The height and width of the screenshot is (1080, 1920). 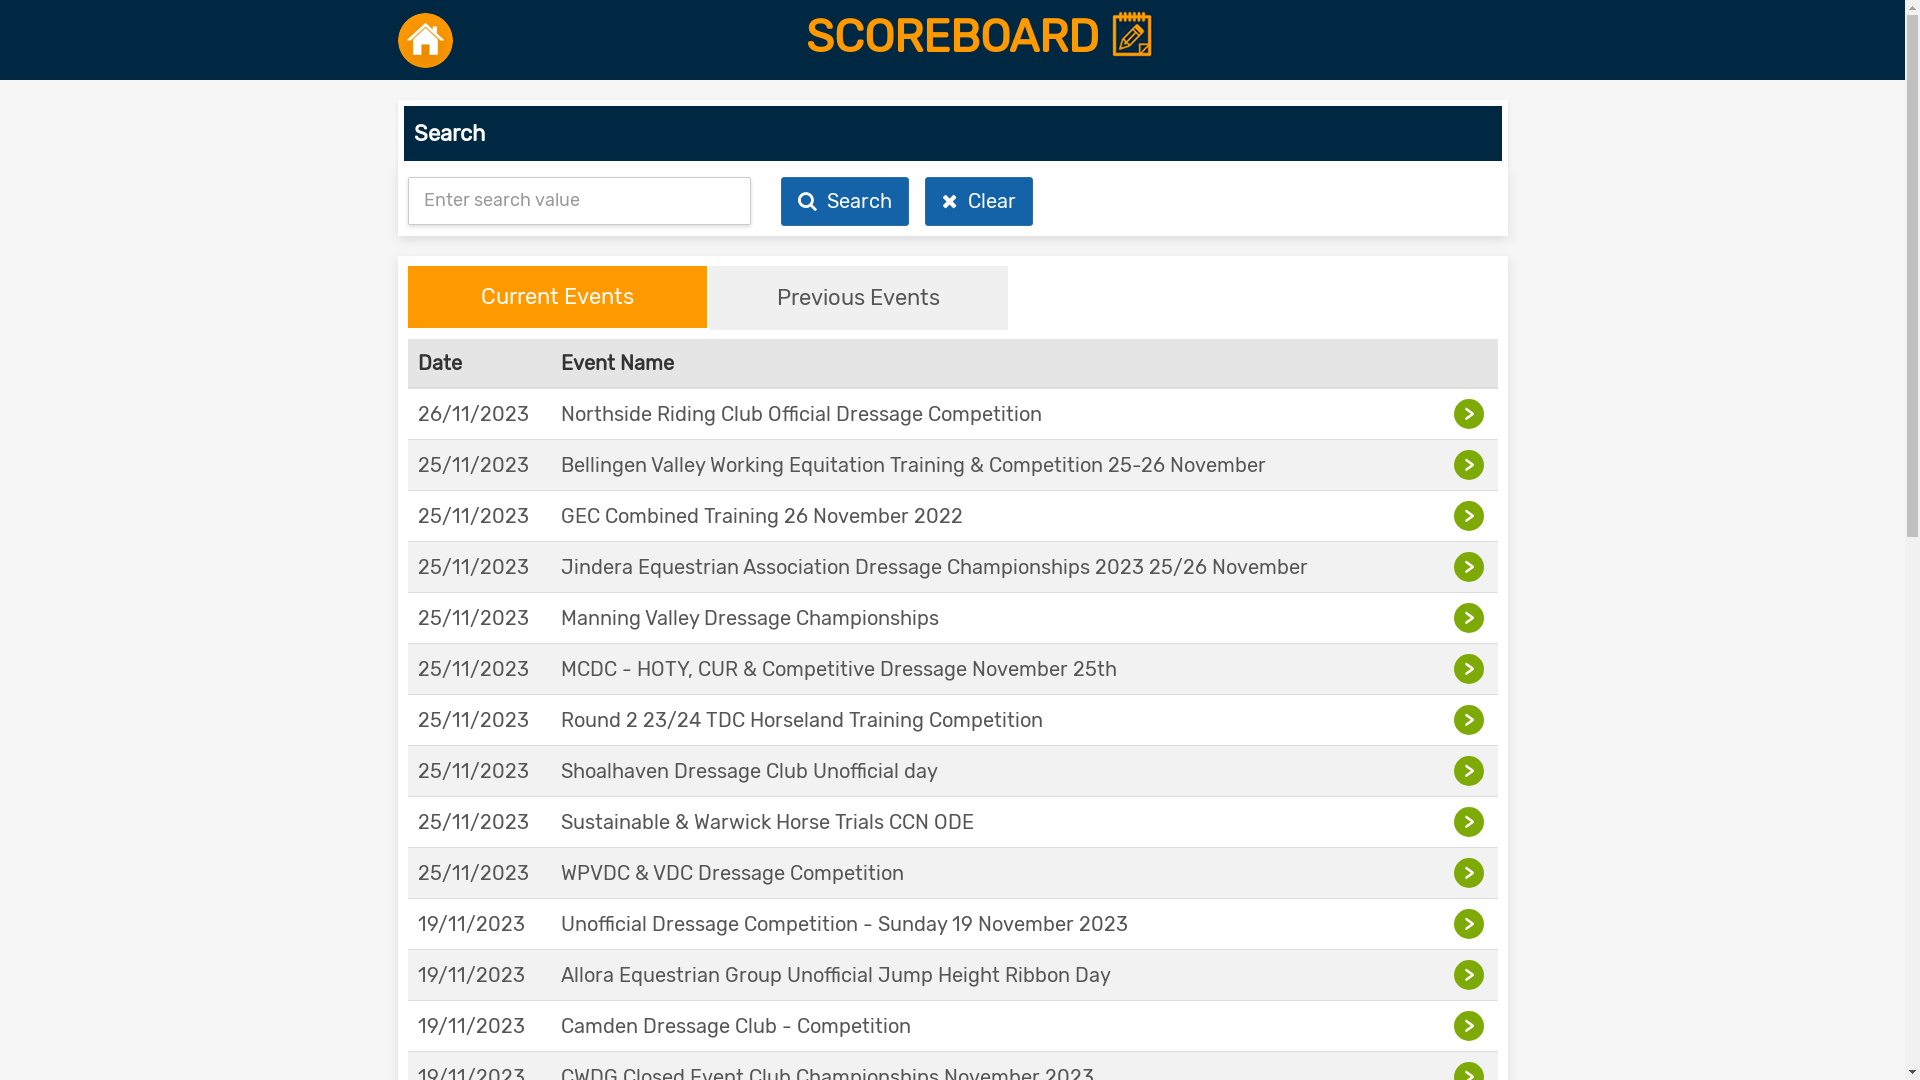 What do you see at coordinates (472, 567) in the screenshot?
I see `'25/11/2023'` at bounding box center [472, 567].